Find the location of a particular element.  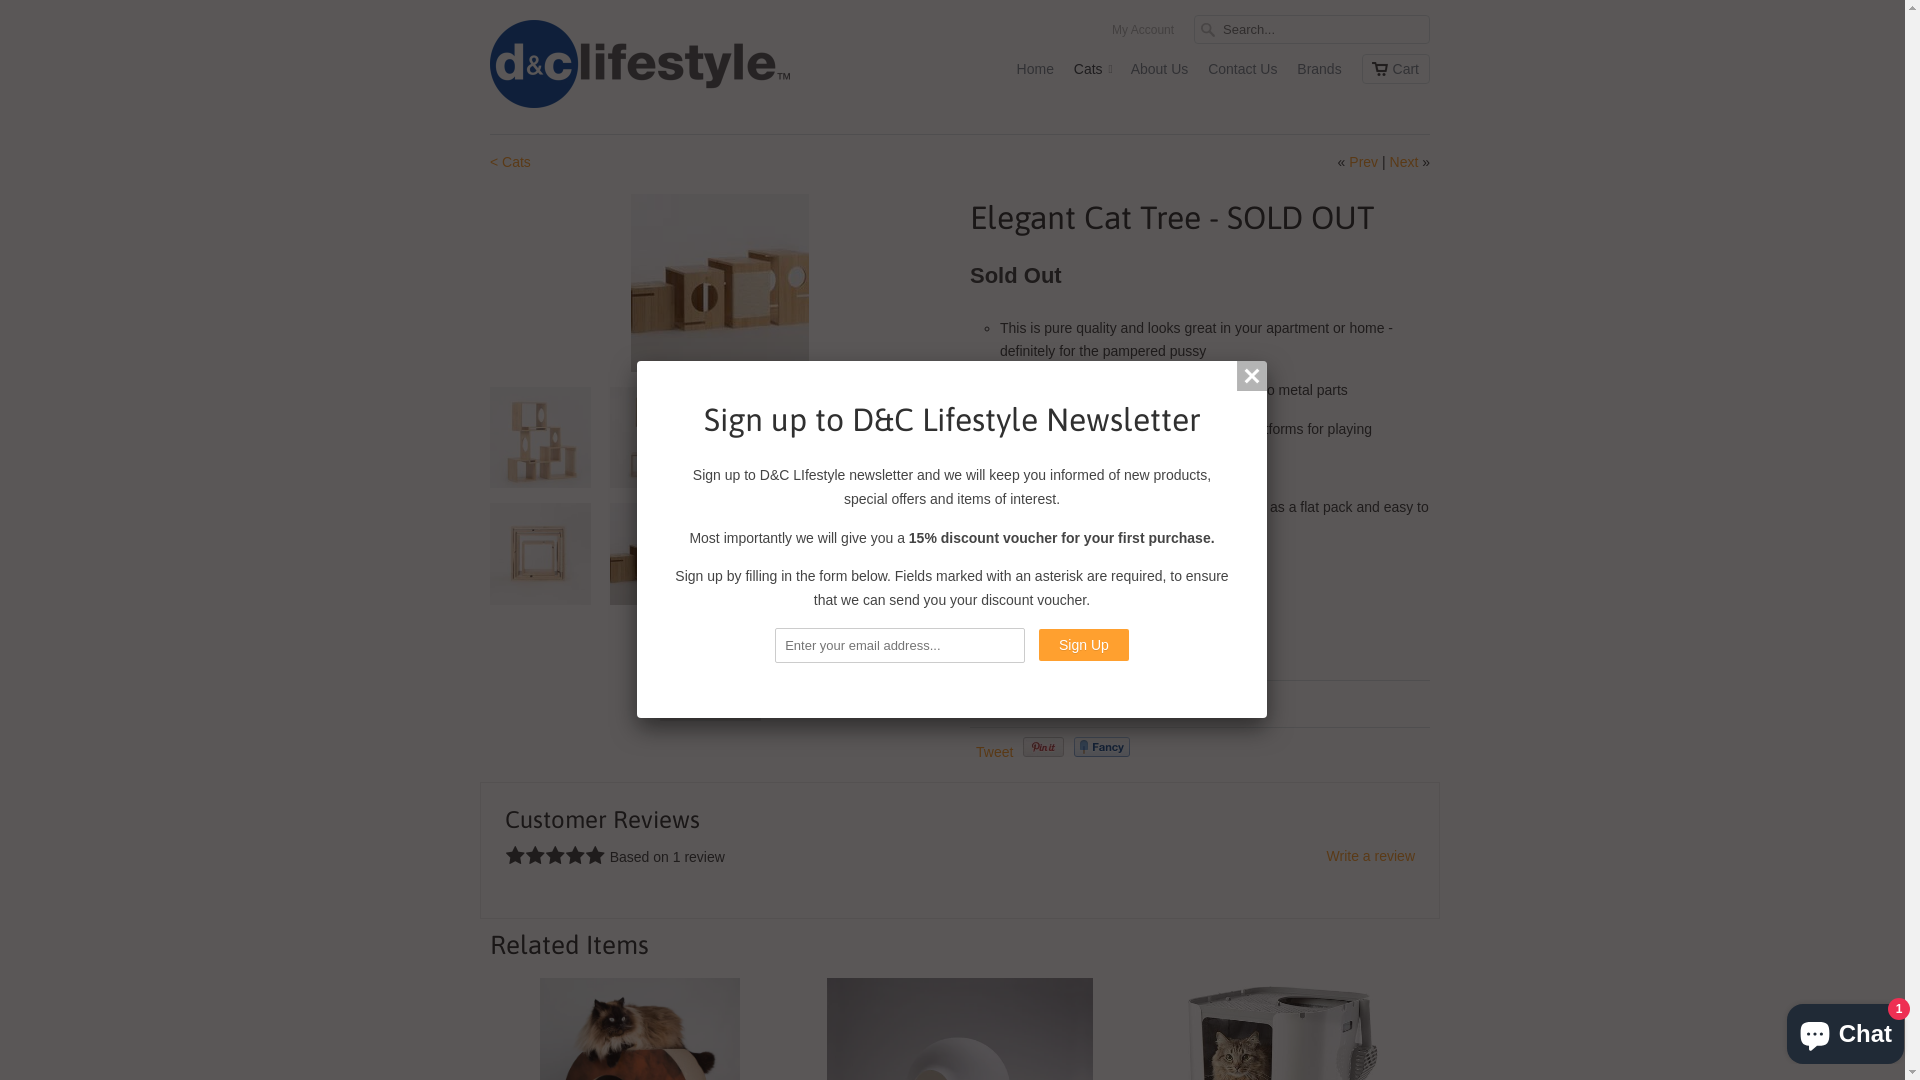

'My Account' is located at coordinates (1142, 34).